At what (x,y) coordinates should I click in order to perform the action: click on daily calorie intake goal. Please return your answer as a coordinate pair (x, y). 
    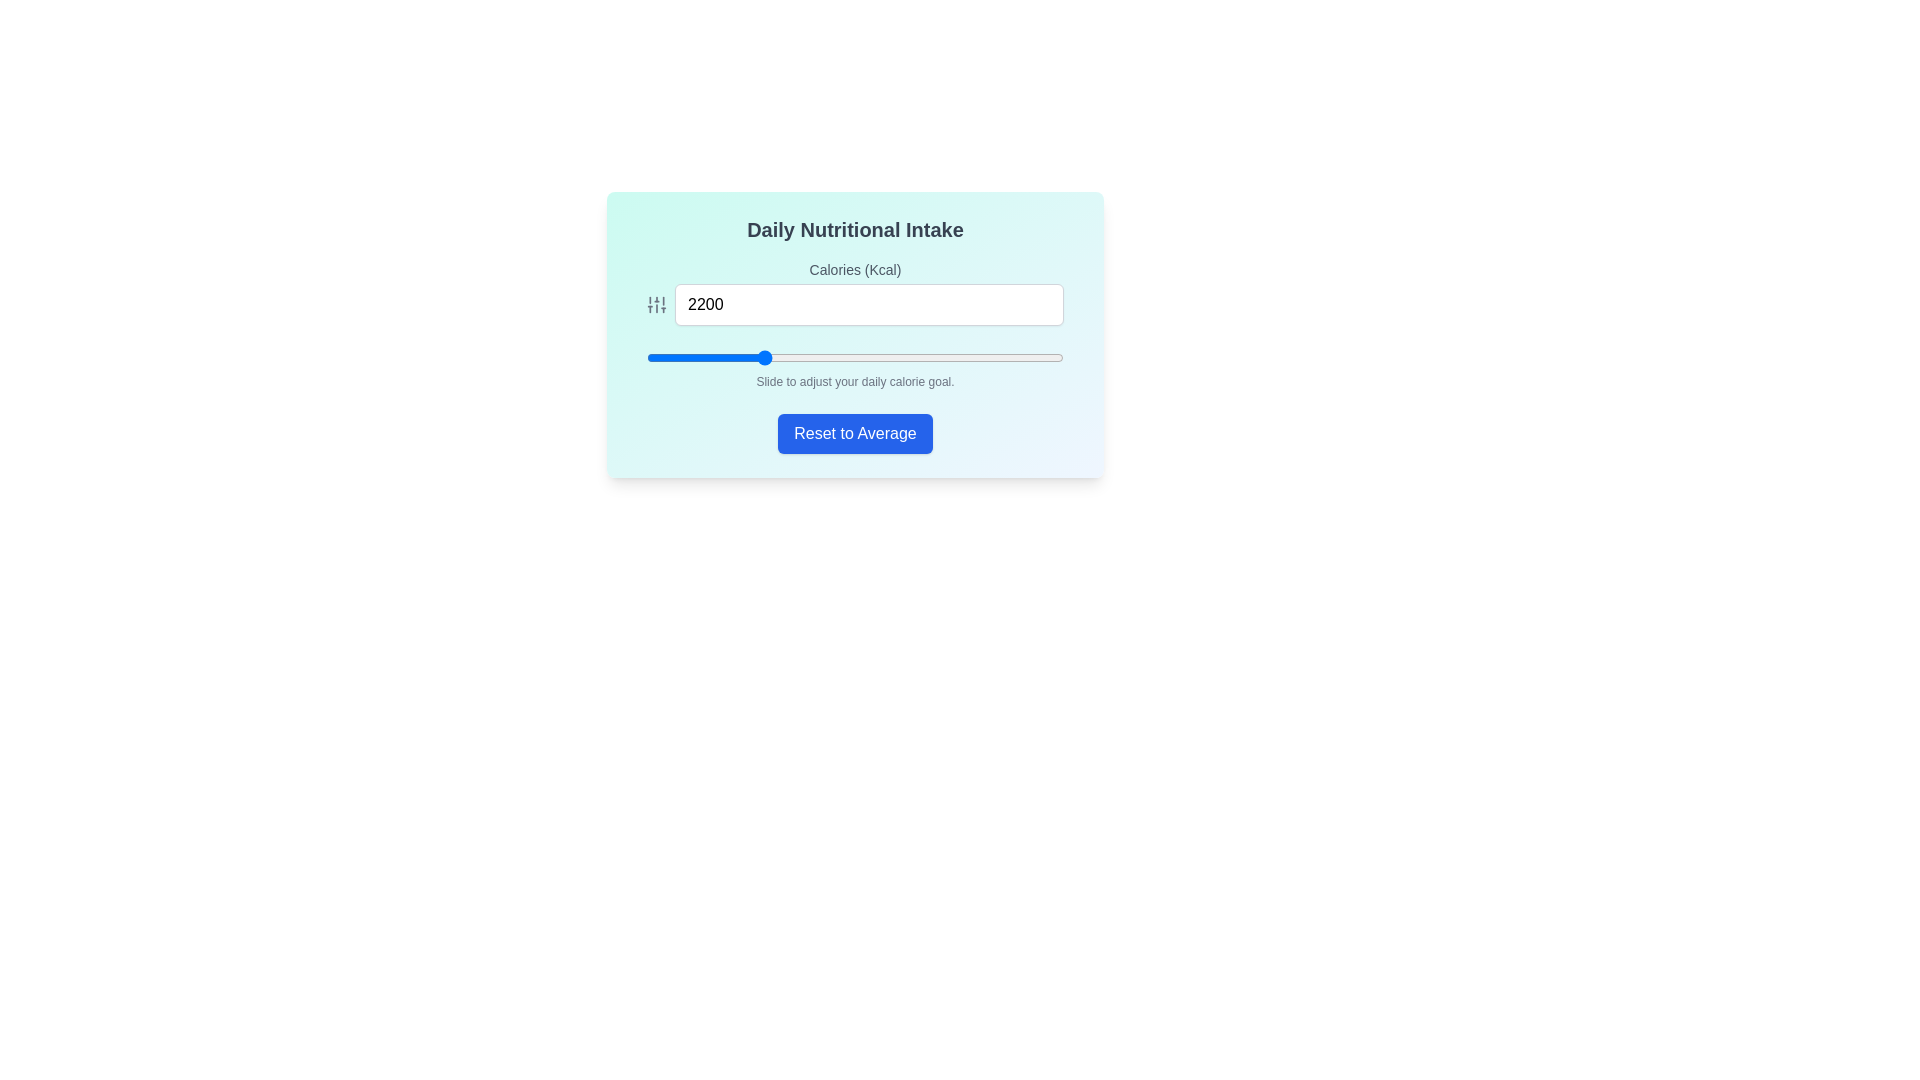
    Looking at the image, I should click on (680, 357).